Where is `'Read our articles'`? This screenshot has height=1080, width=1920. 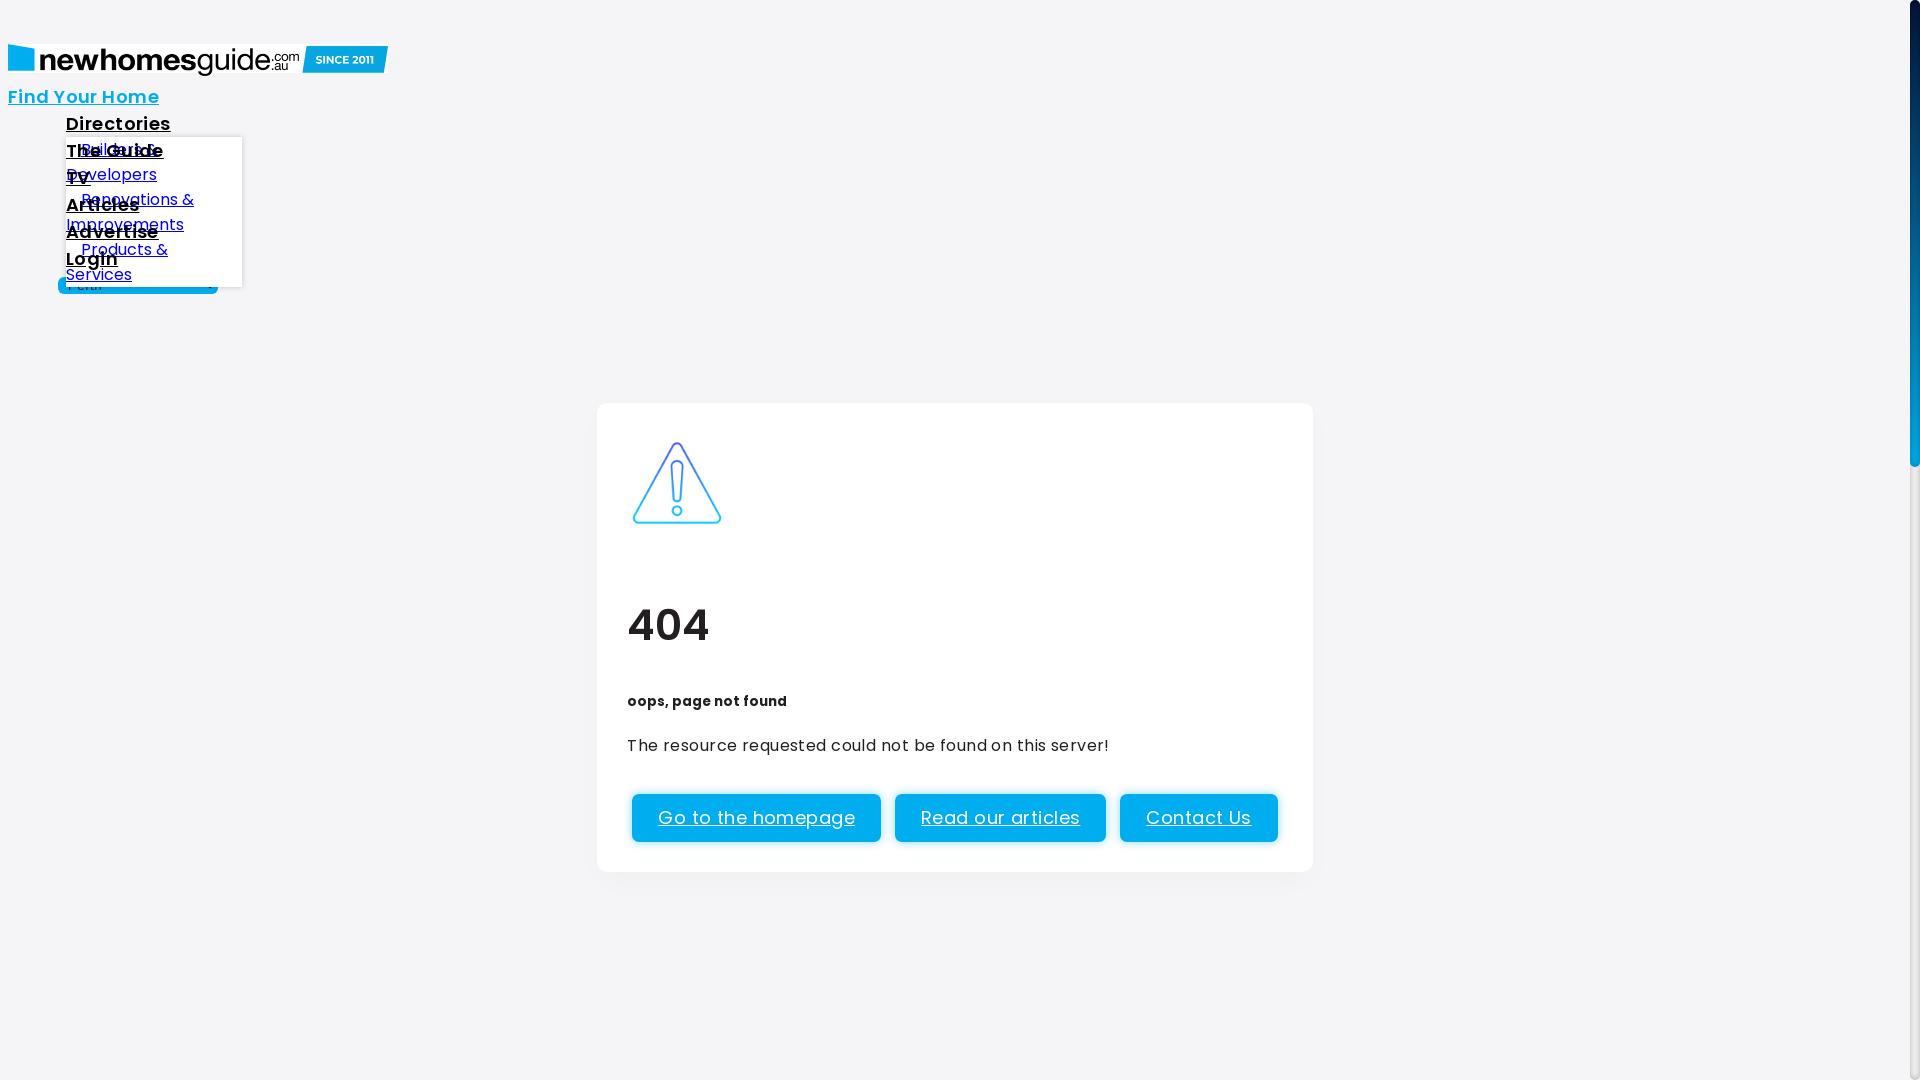
'Read our articles' is located at coordinates (1000, 817).